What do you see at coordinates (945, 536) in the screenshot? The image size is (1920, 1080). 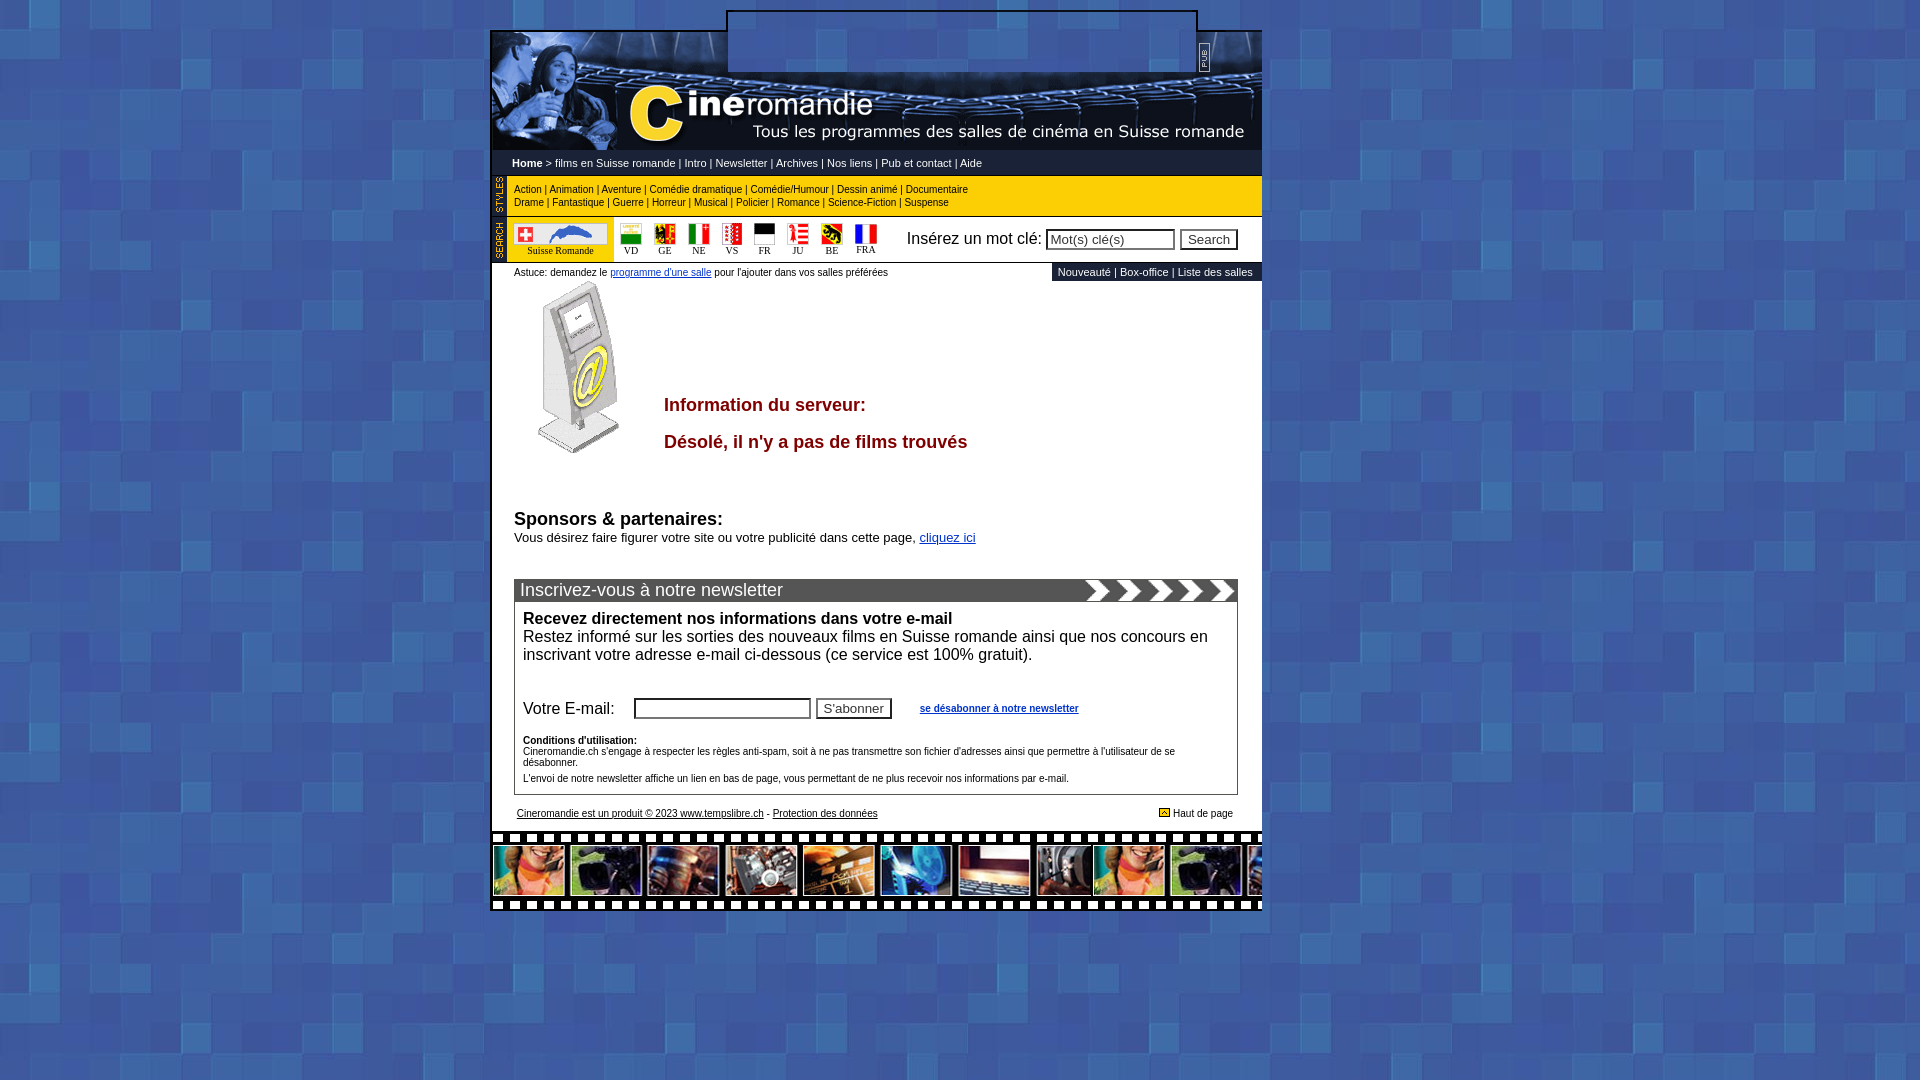 I see `'cliquez ici'` at bounding box center [945, 536].